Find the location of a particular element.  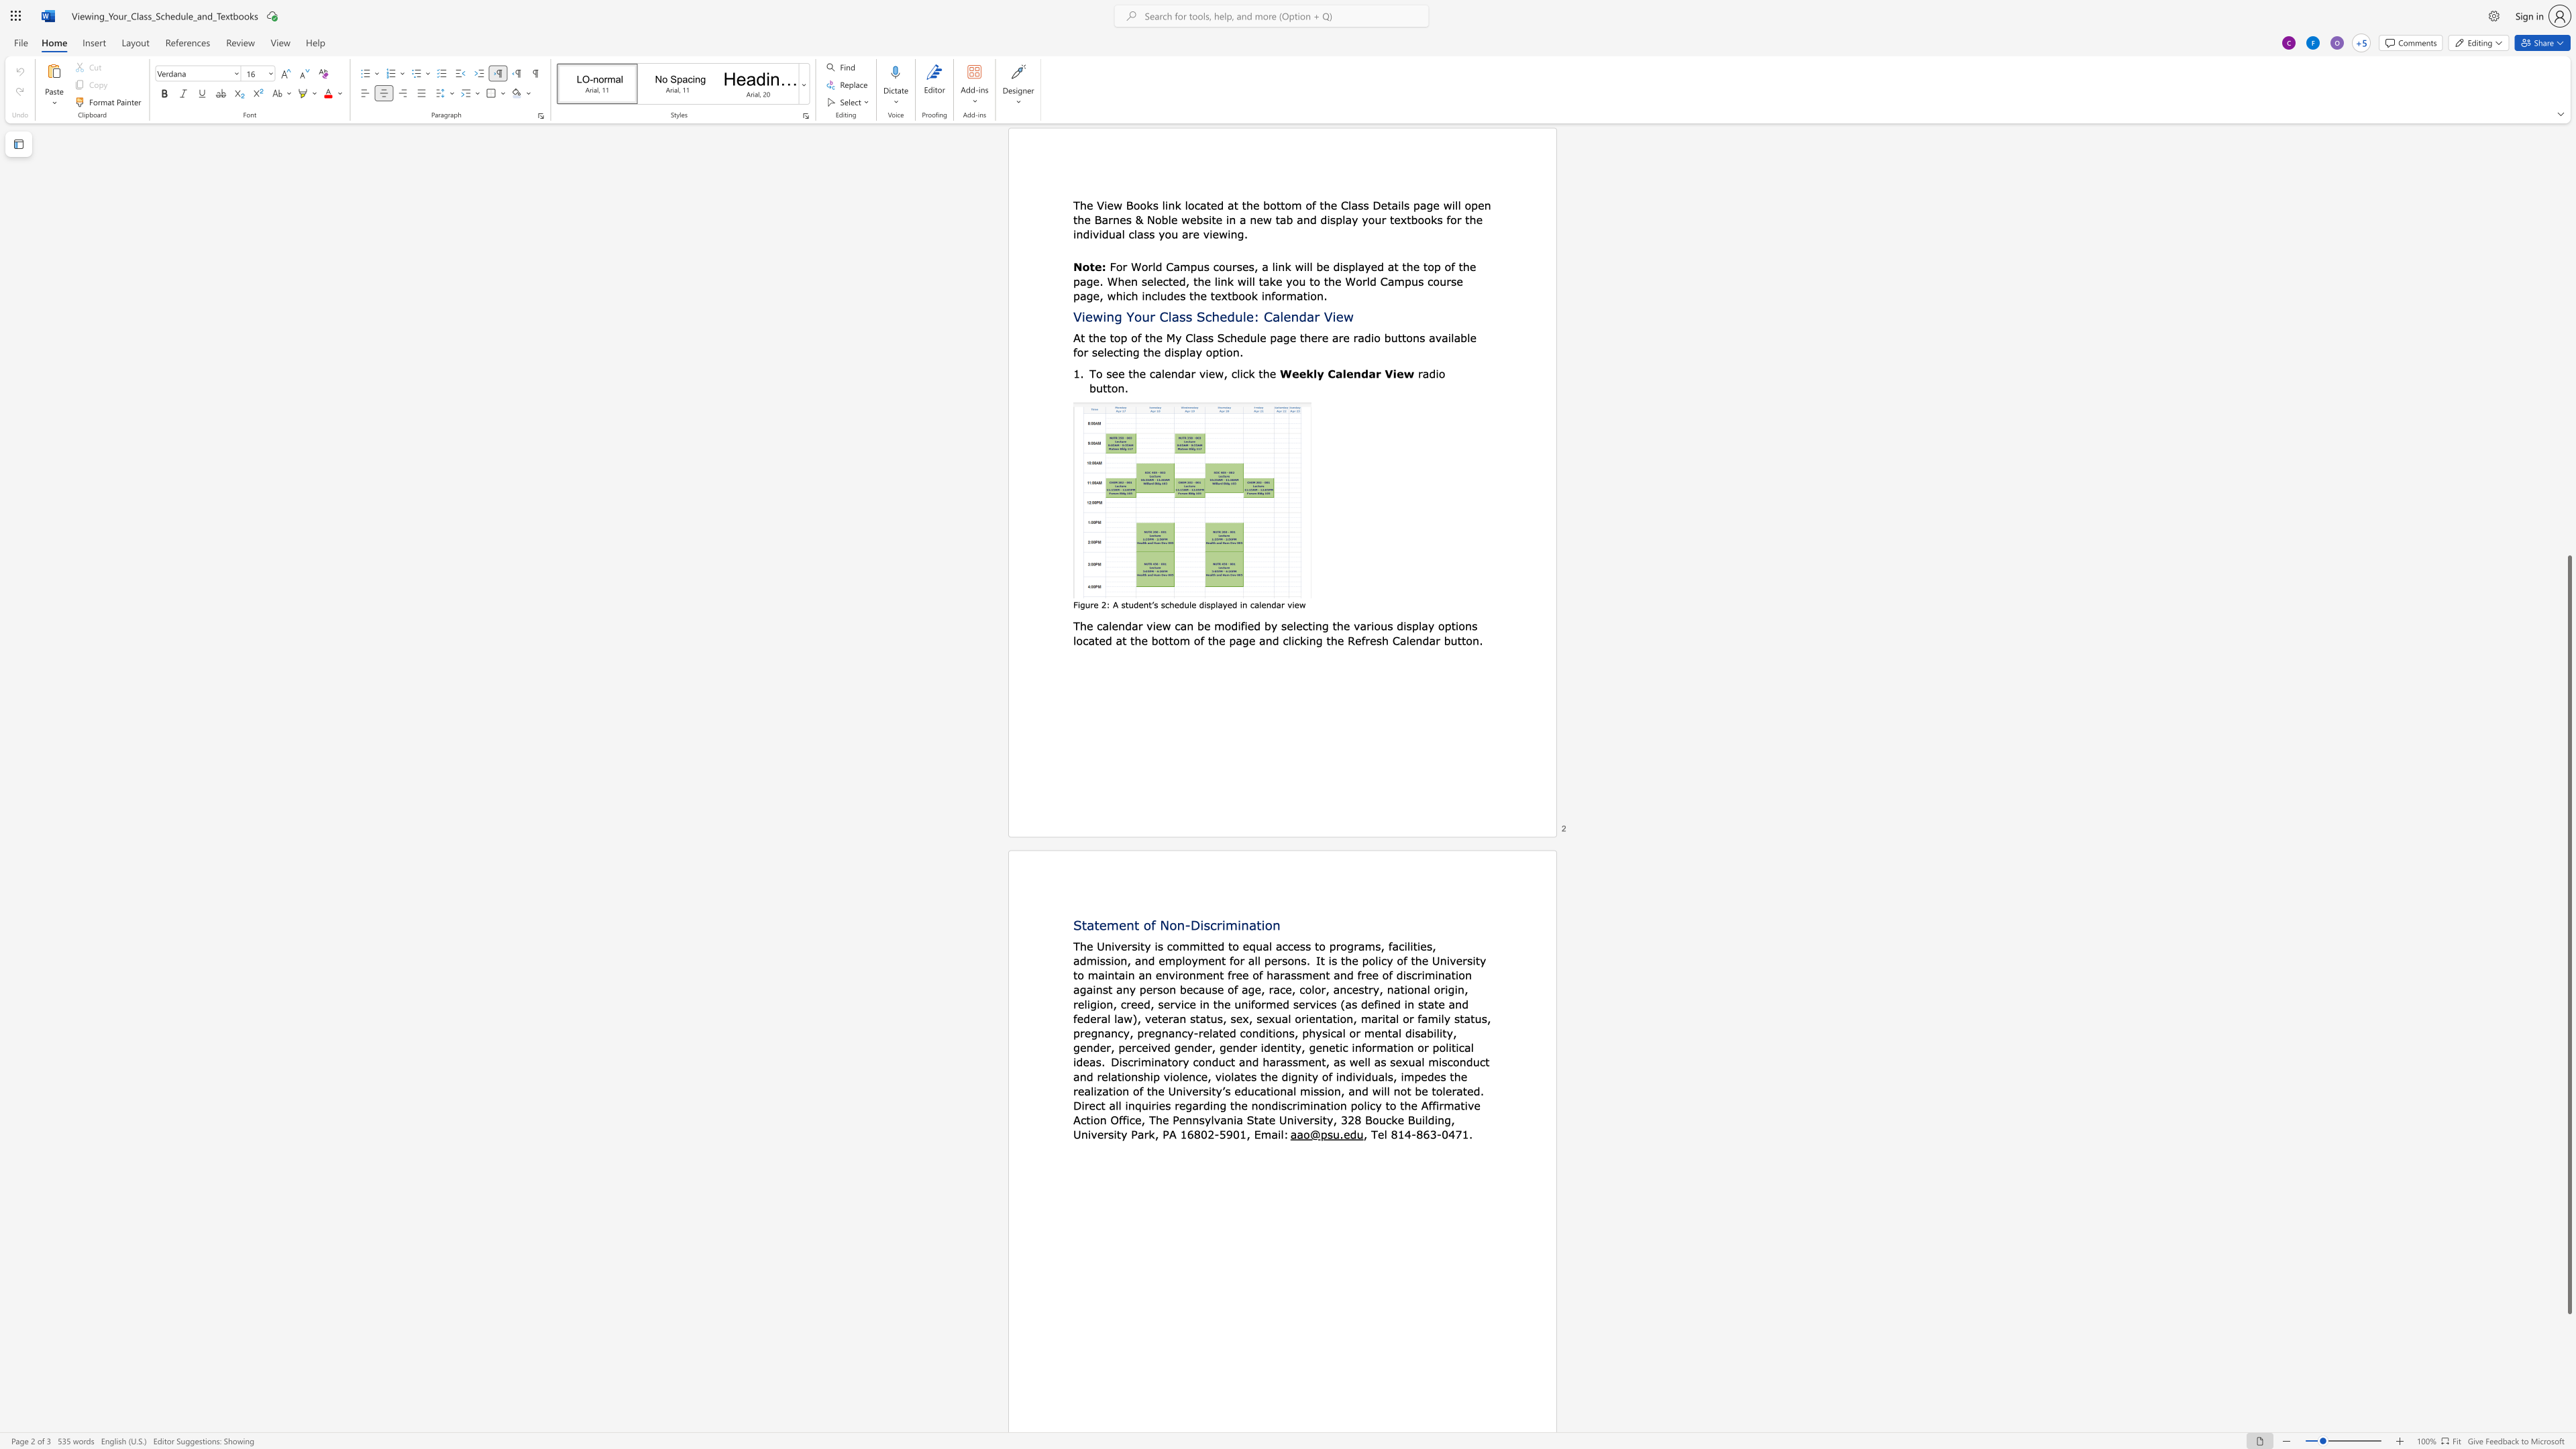

the scrollbar to move the page upward is located at coordinates (2568, 280).